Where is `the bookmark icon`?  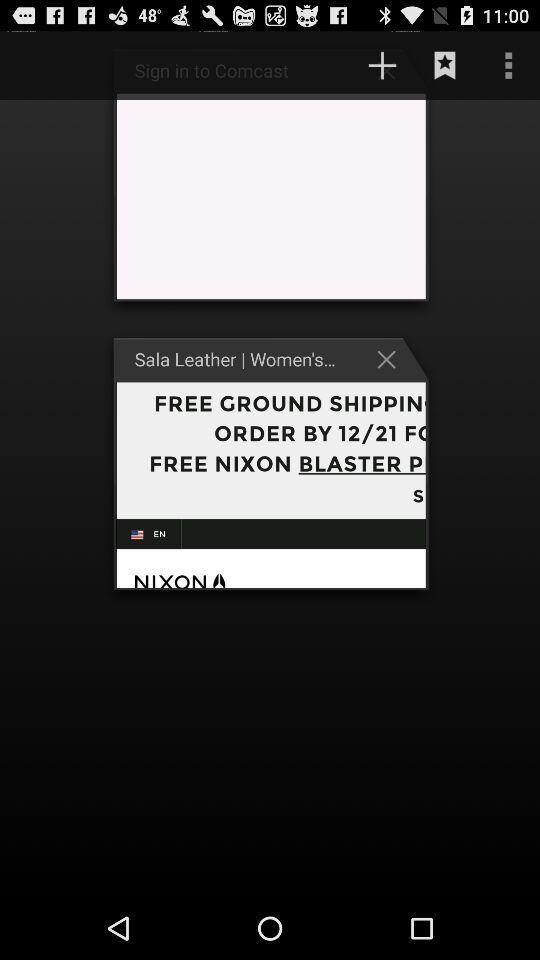
the bookmark icon is located at coordinates (445, 70).